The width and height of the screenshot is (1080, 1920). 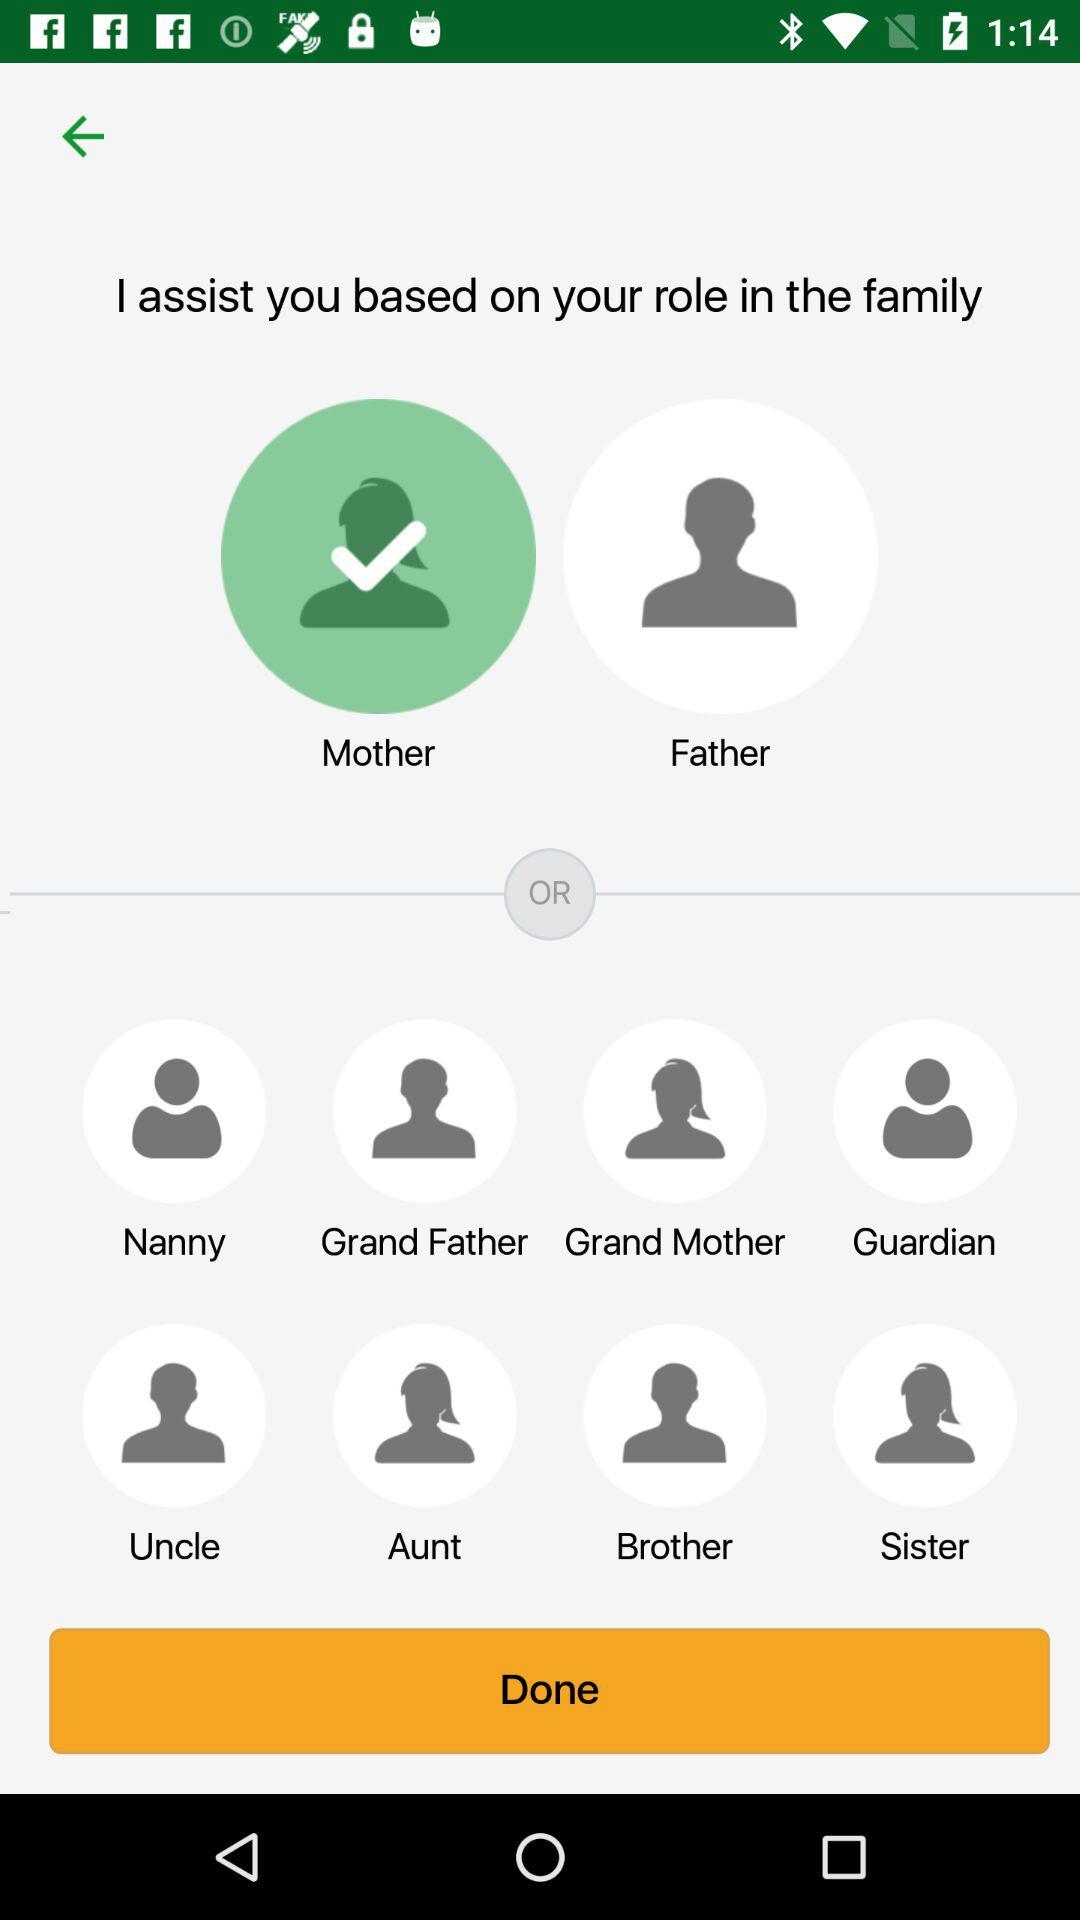 What do you see at coordinates (665, 1414) in the screenshot?
I see `assign me as a brother` at bounding box center [665, 1414].